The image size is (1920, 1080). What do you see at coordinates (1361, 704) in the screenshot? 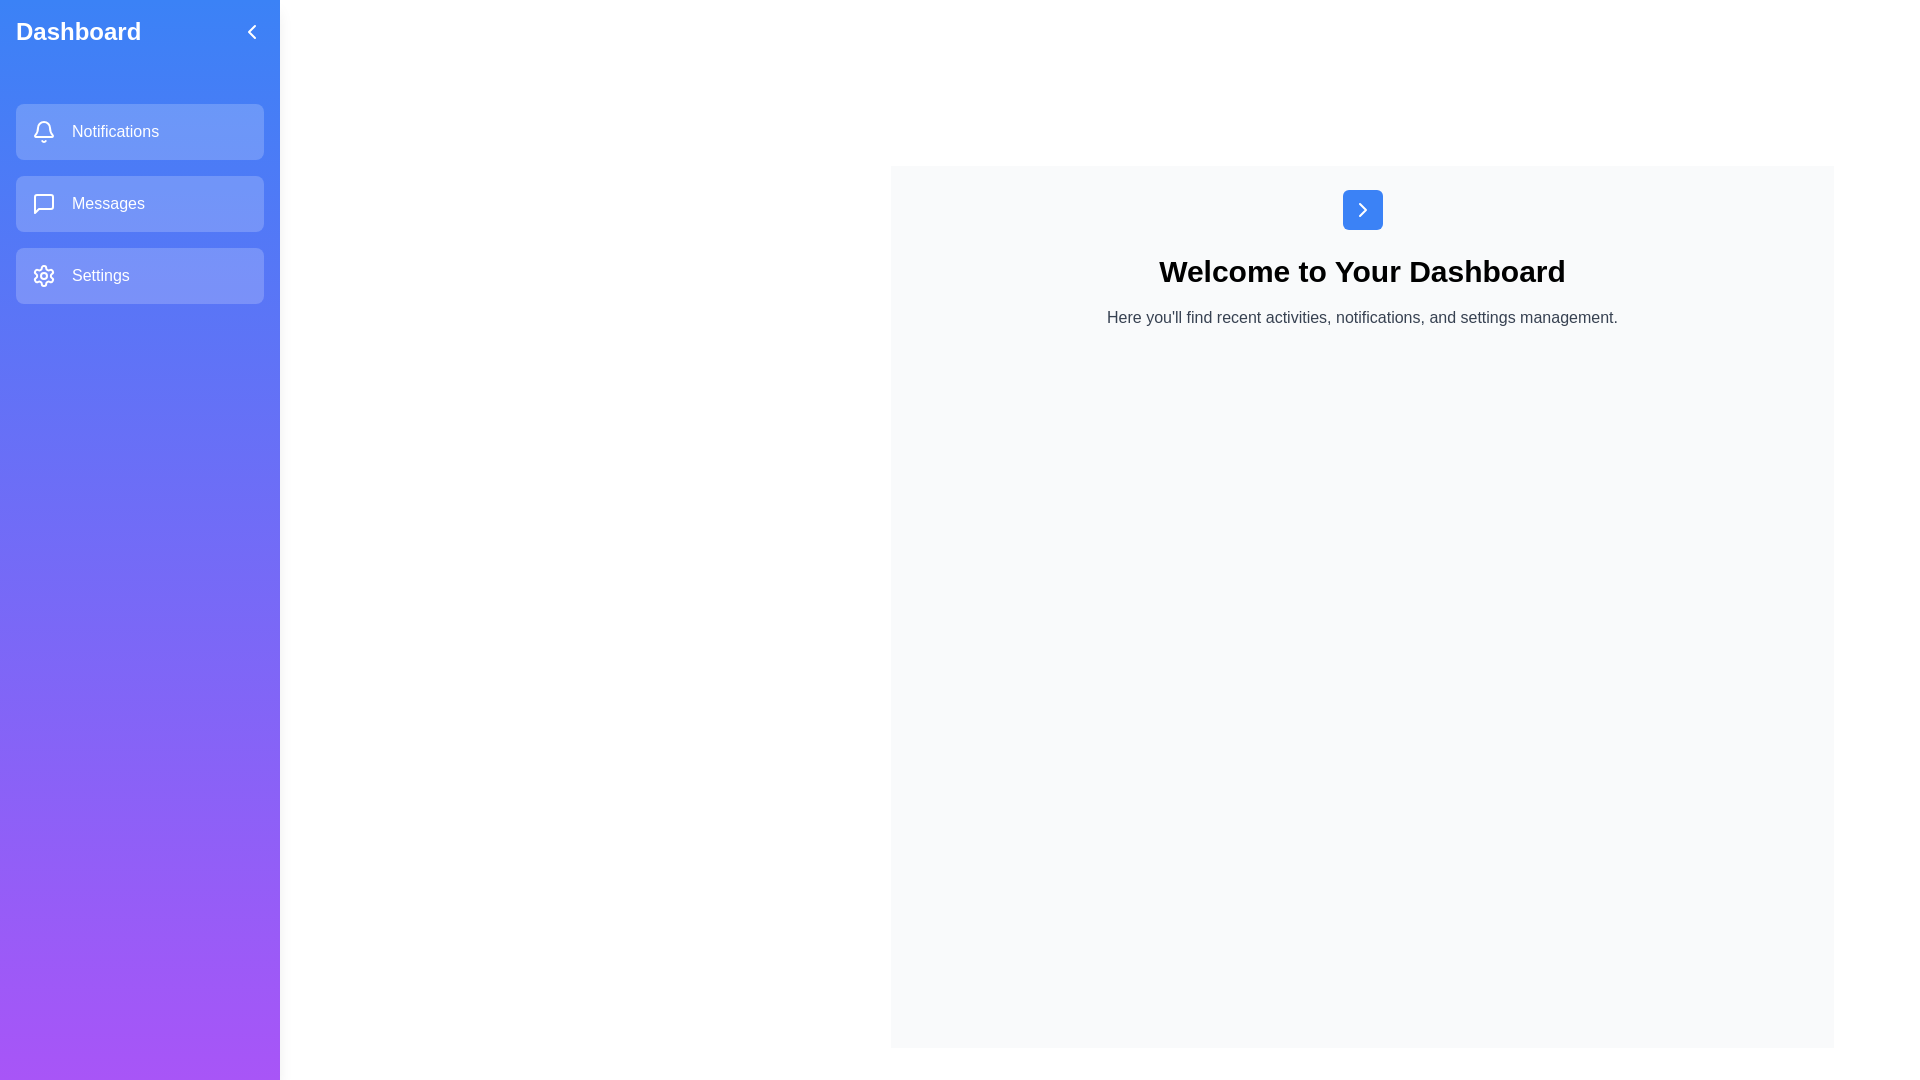
I see `the main area of the dashboard` at bounding box center [1361, 704].